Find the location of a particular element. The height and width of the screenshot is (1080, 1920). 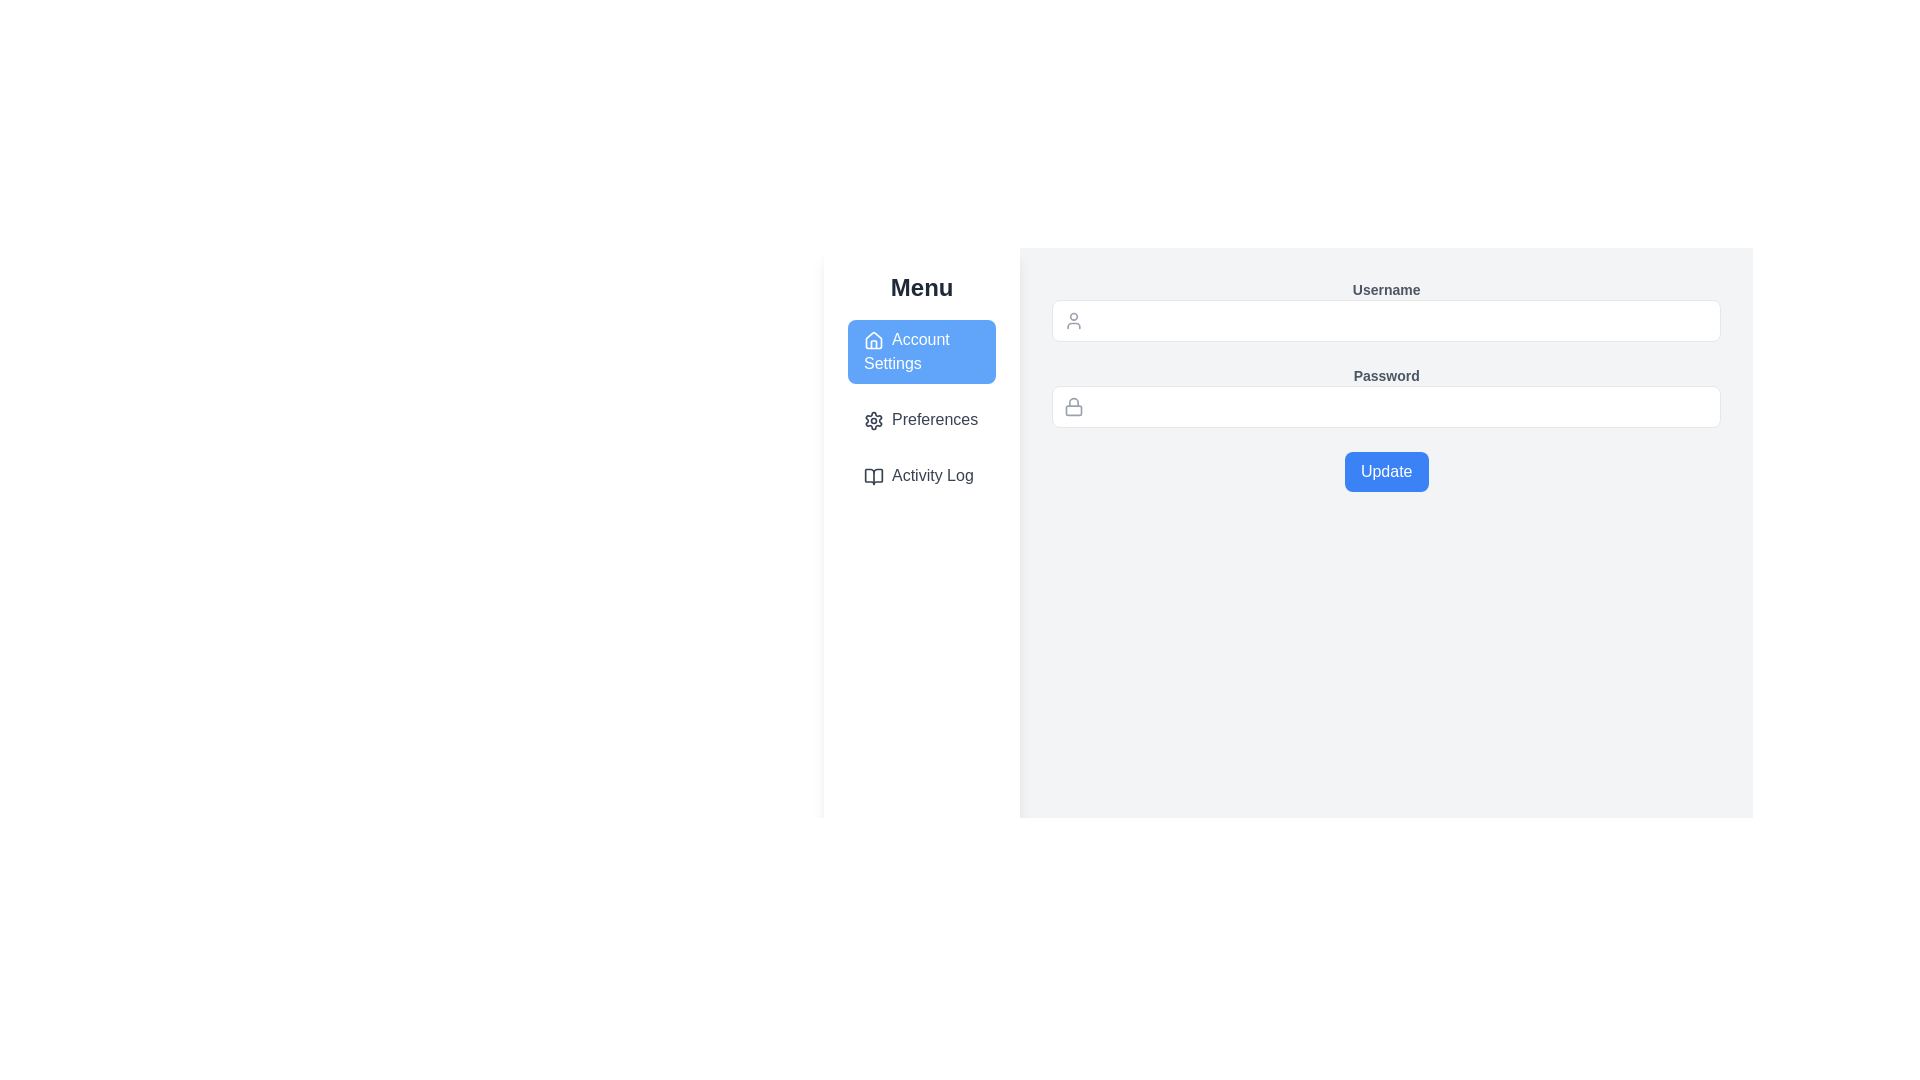

the cogwheel-shaped icon located in the vertical menu on the left side of the interface is located at coordinates (873, 419).